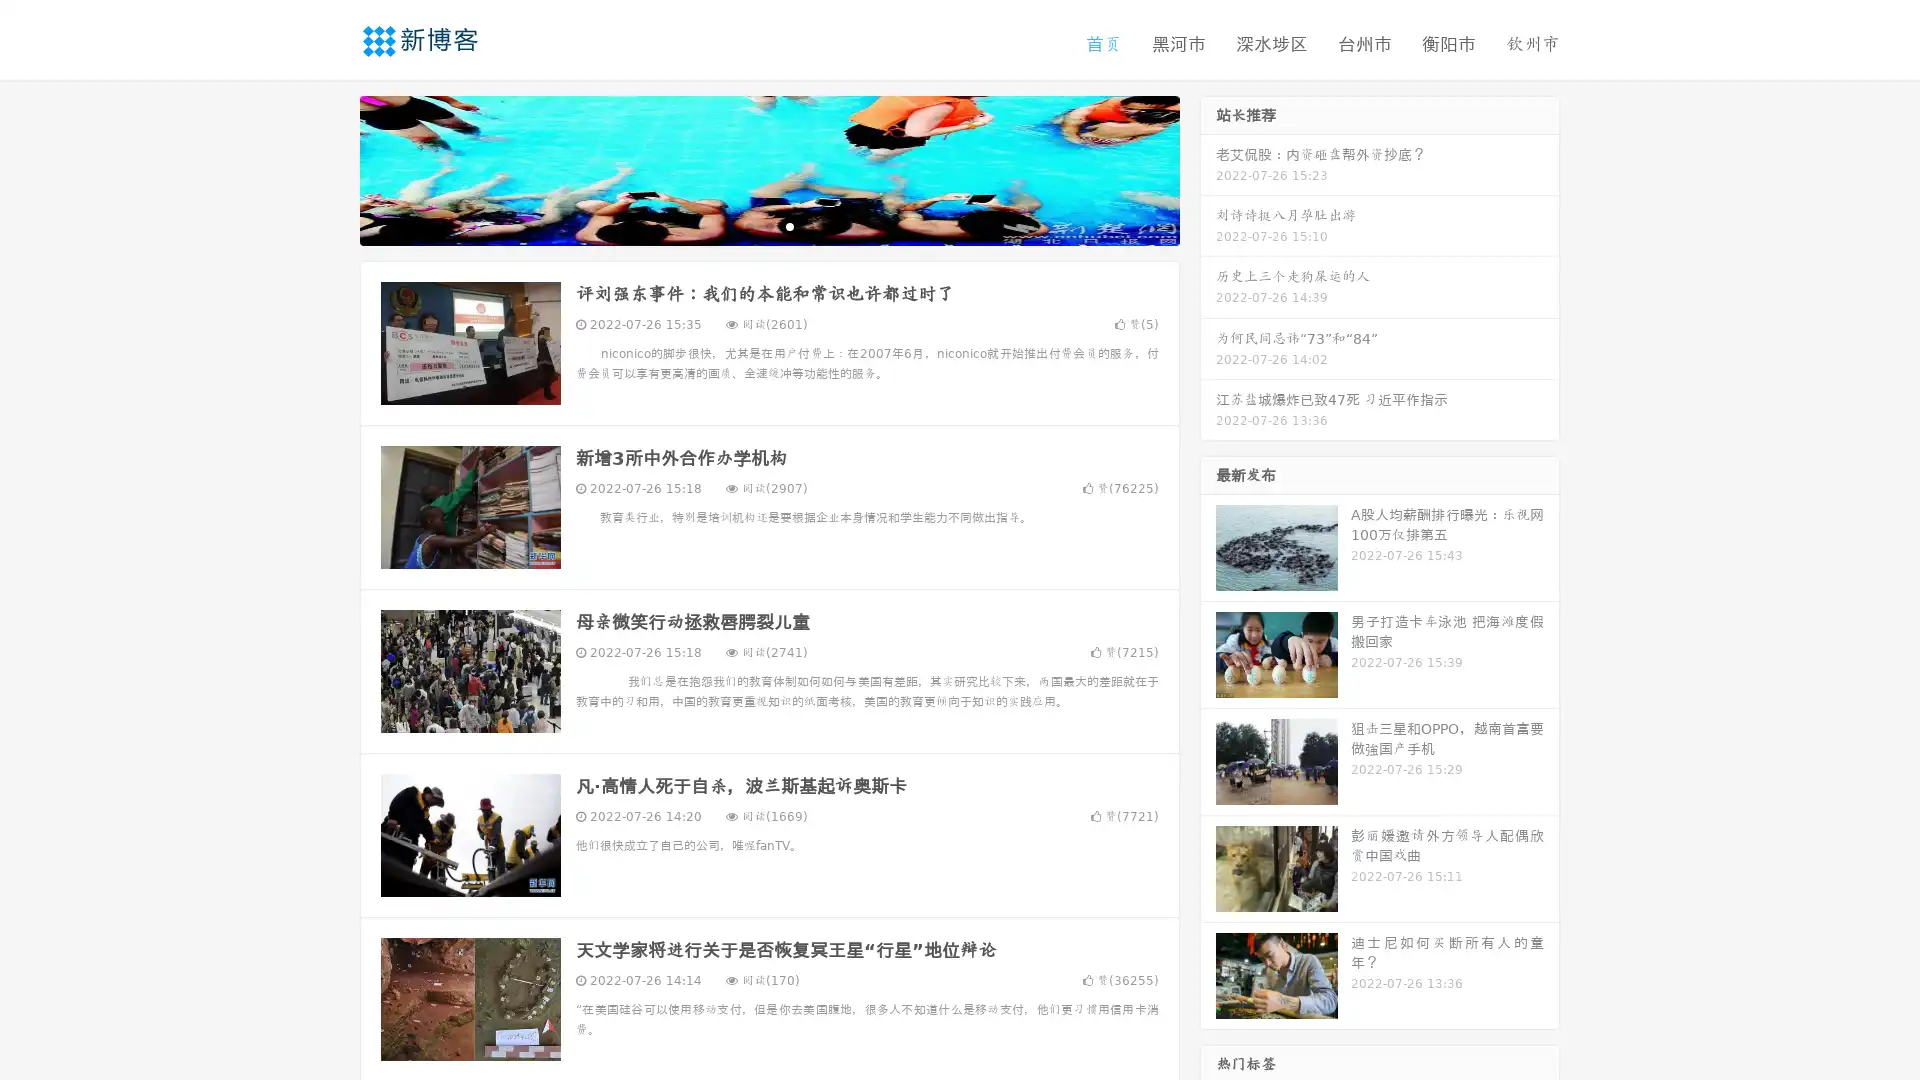 This screenshot has width=1920, height=1080. What do you see at coordinates (330, 168) in the screenshot?
I see `Previous slide` at bounding box center [330, 168].